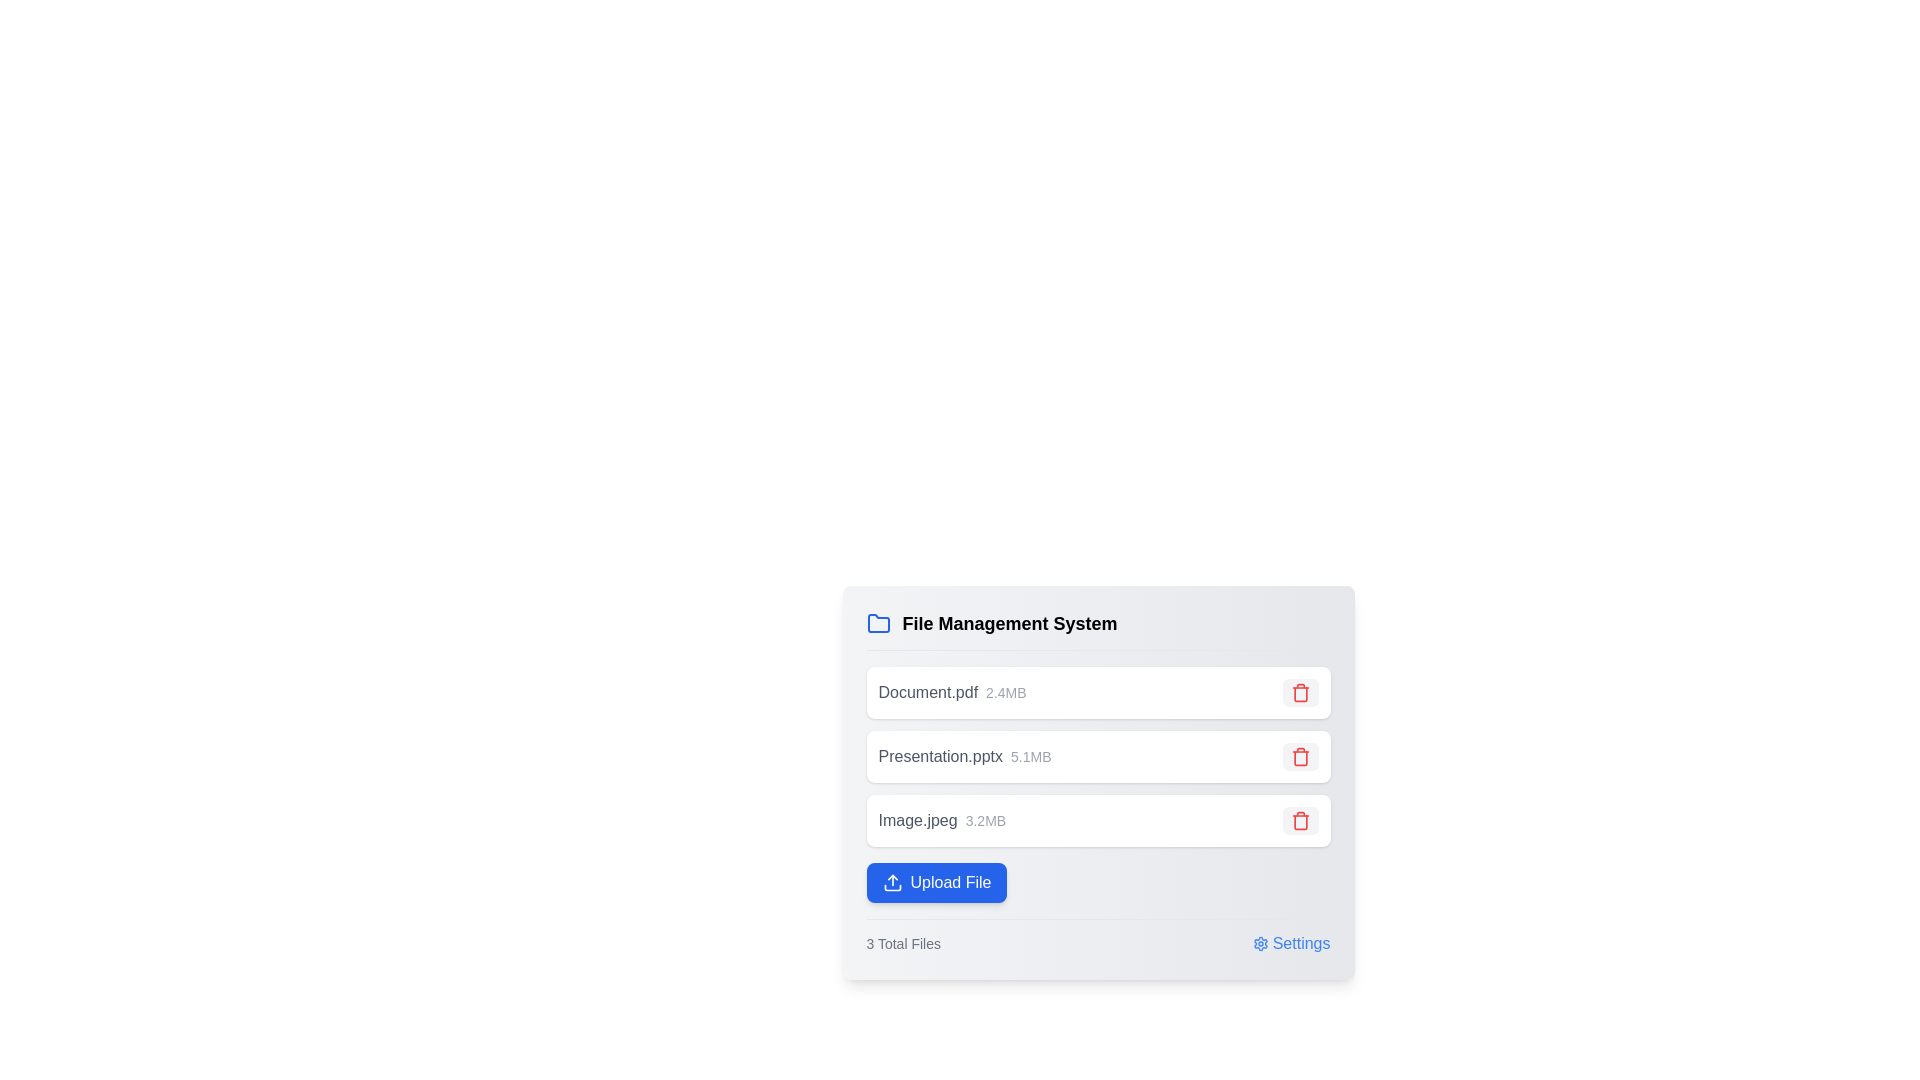  I want to click on the file entry representing a file in the file management interface, positioned as the second item in the list, to prepare for interaction, so click(1097, 784).